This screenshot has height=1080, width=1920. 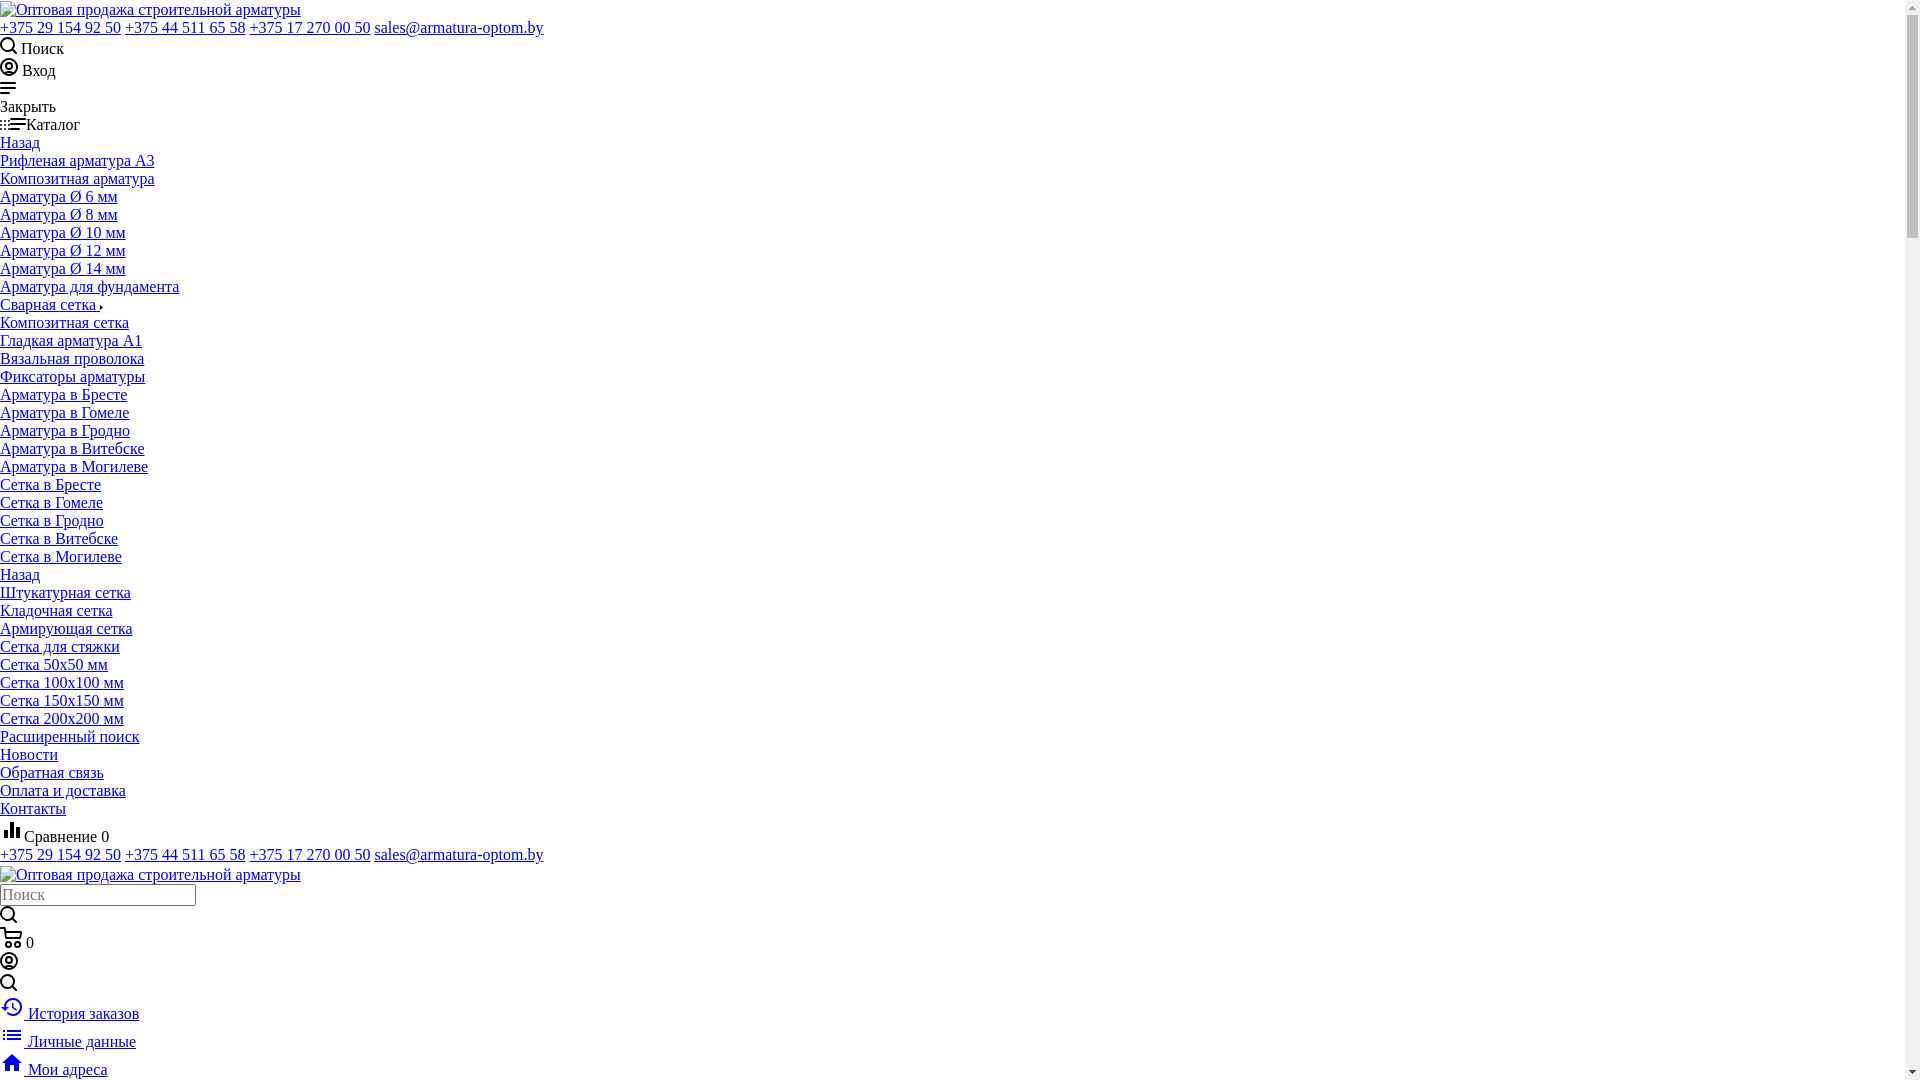 What do you see at coordinates (308, 854) in the screenshot?
I see `'+375 17 270 00 50'` at bounding box center [308, 854].